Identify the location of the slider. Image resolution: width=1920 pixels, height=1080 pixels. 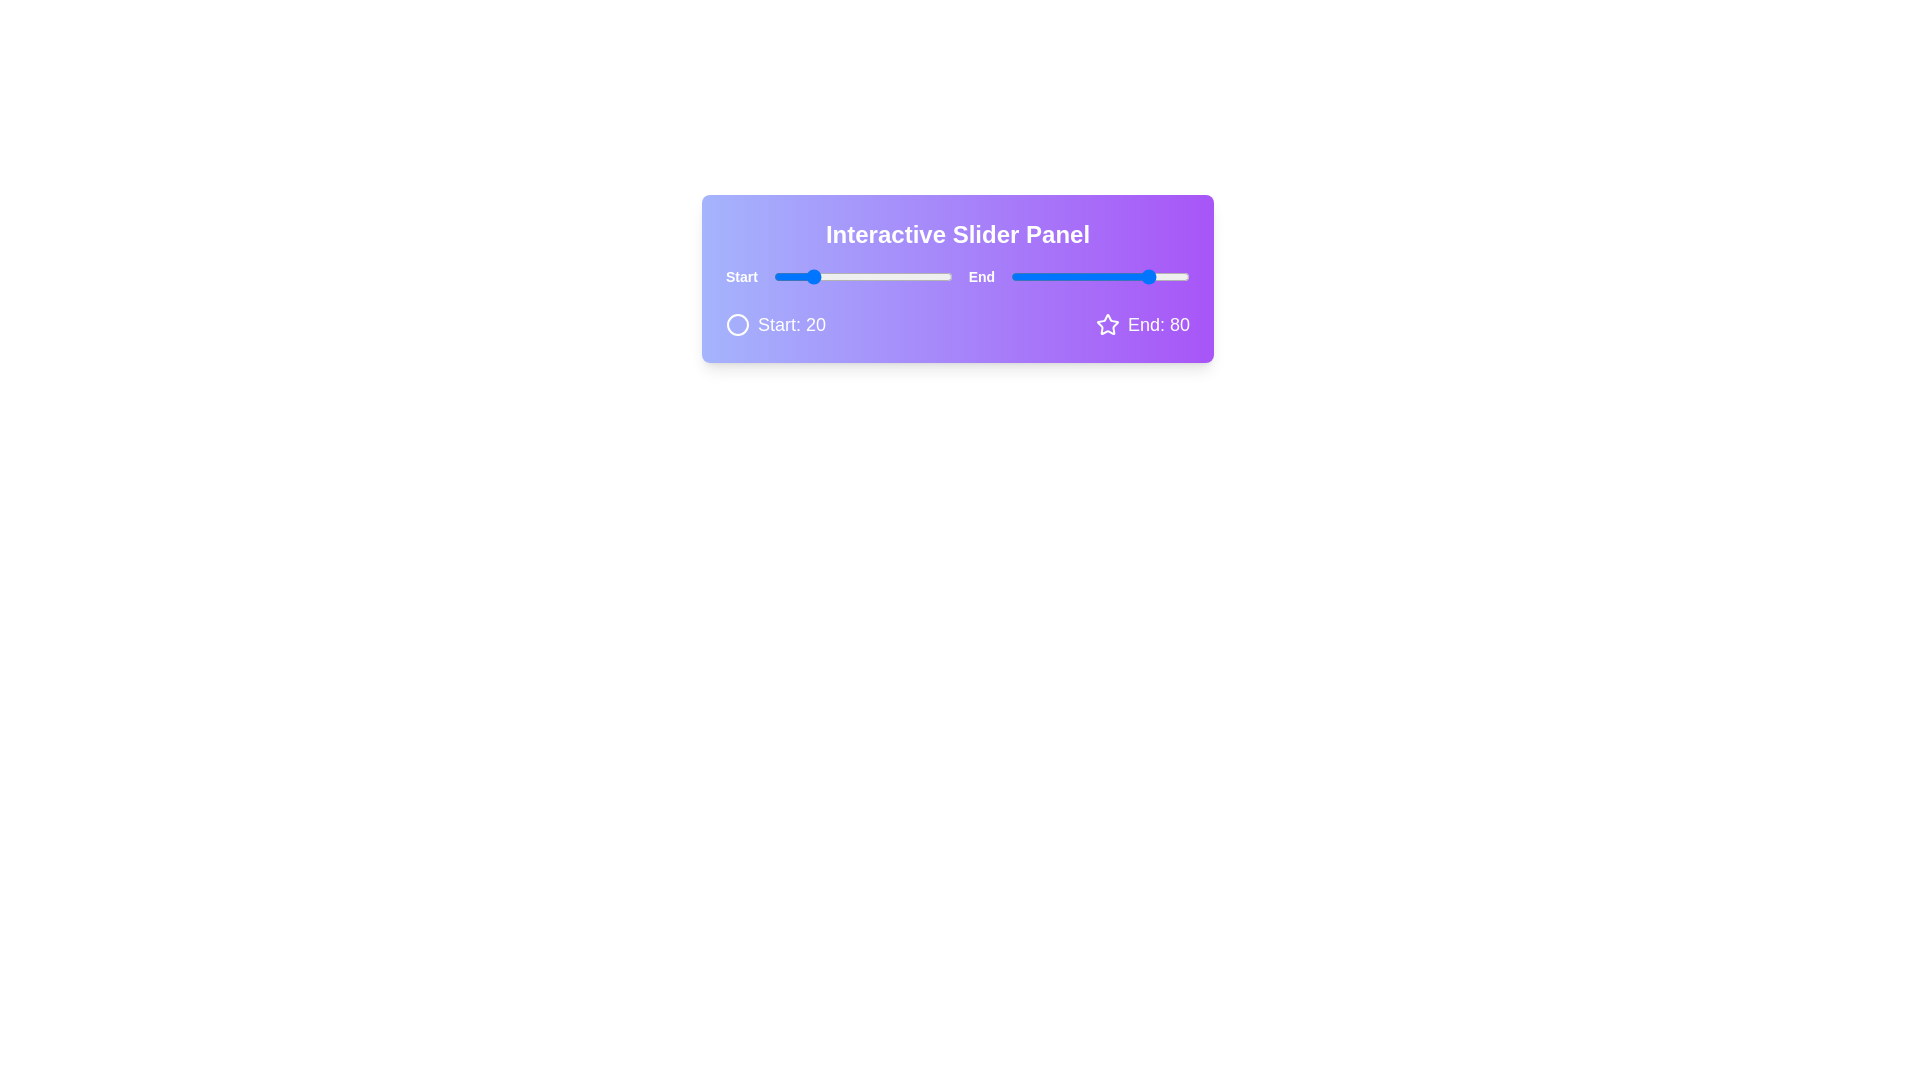
(1153, 277).